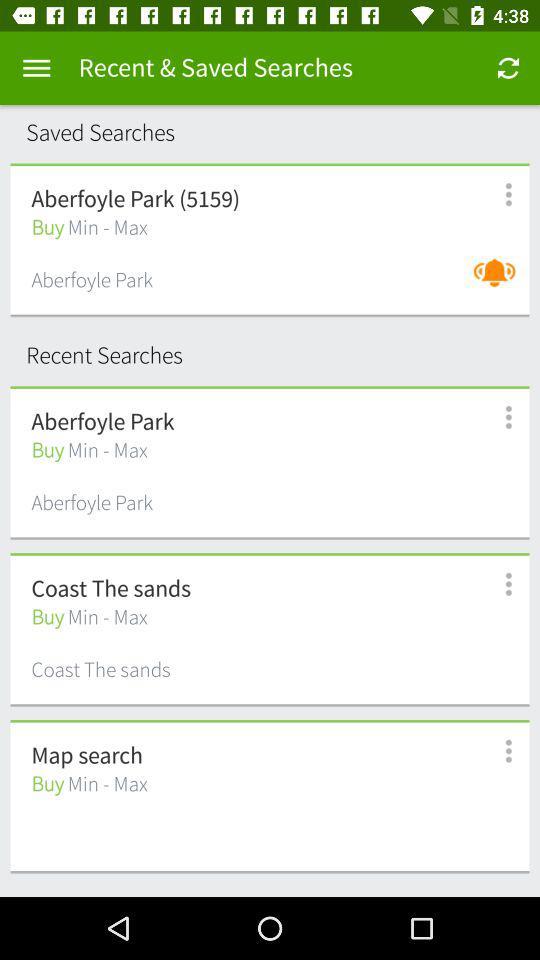 Image resolution: width=540 pixels, height=960 pixels. Describe the element at coordinates (86, 755) in the screenshot. I see `map search icon` at that location.